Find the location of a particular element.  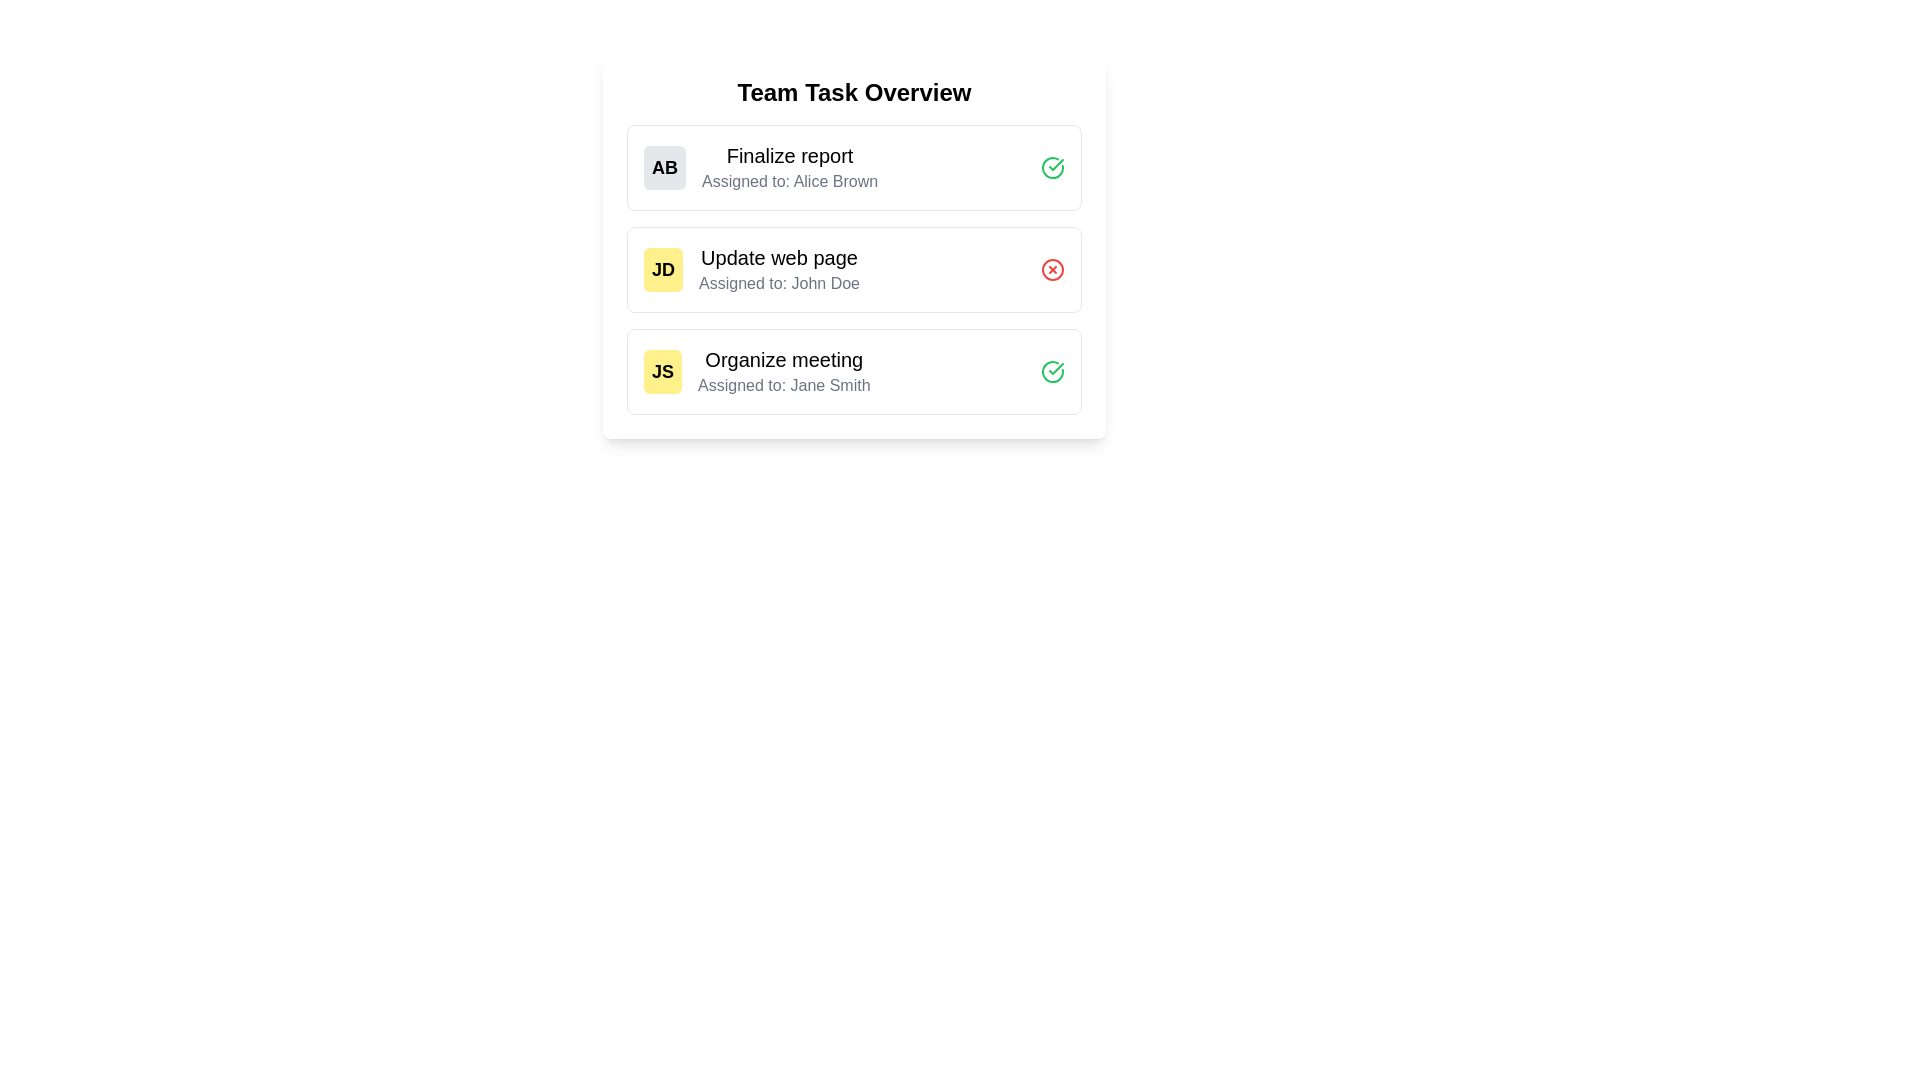

the text label that reads 'Assigned to: Jane Smith', which is positioned below the 'Organize meeting' title in the third task card of the 'Team Task Overview' section is located at coordinates (783, 385).